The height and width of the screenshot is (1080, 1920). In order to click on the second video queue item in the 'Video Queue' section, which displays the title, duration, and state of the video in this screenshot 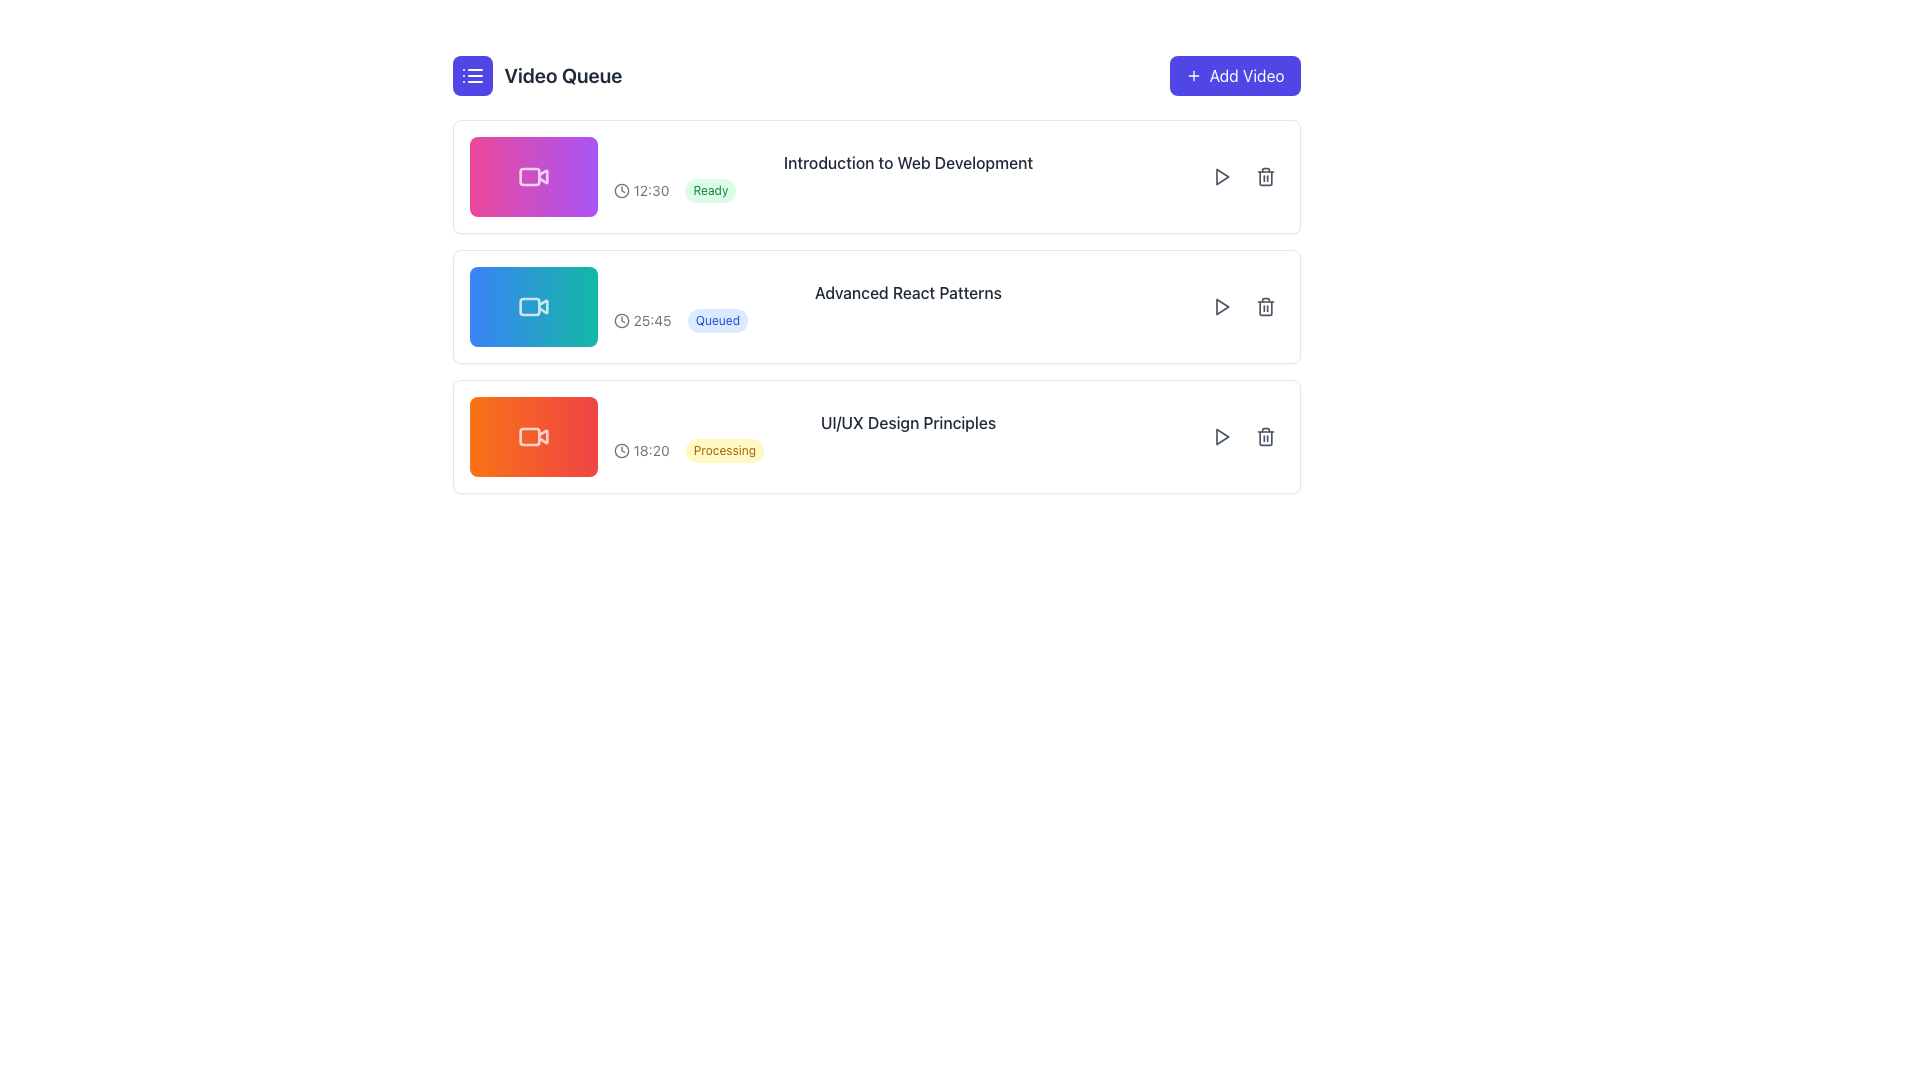, I will do `click(876, 307)`.